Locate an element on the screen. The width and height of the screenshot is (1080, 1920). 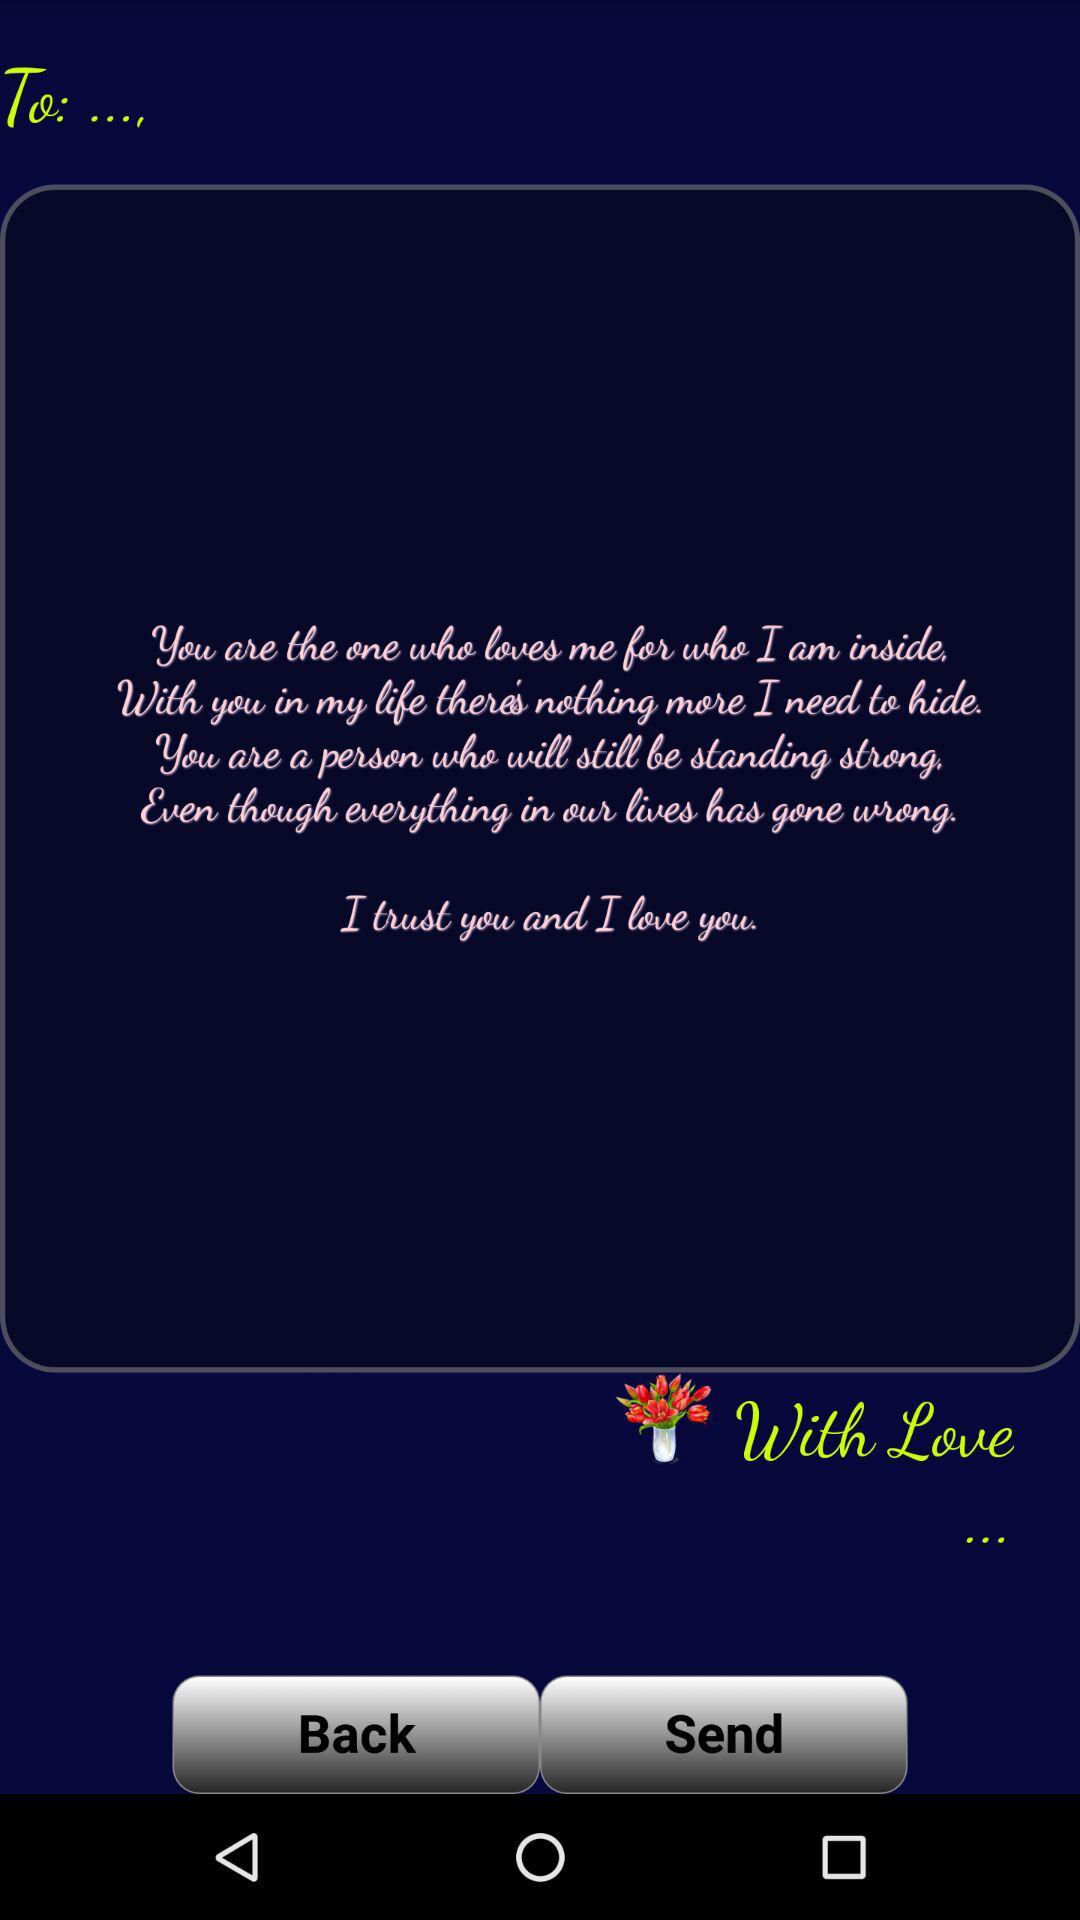
app below you are the is located at coordinates (355, 1733).